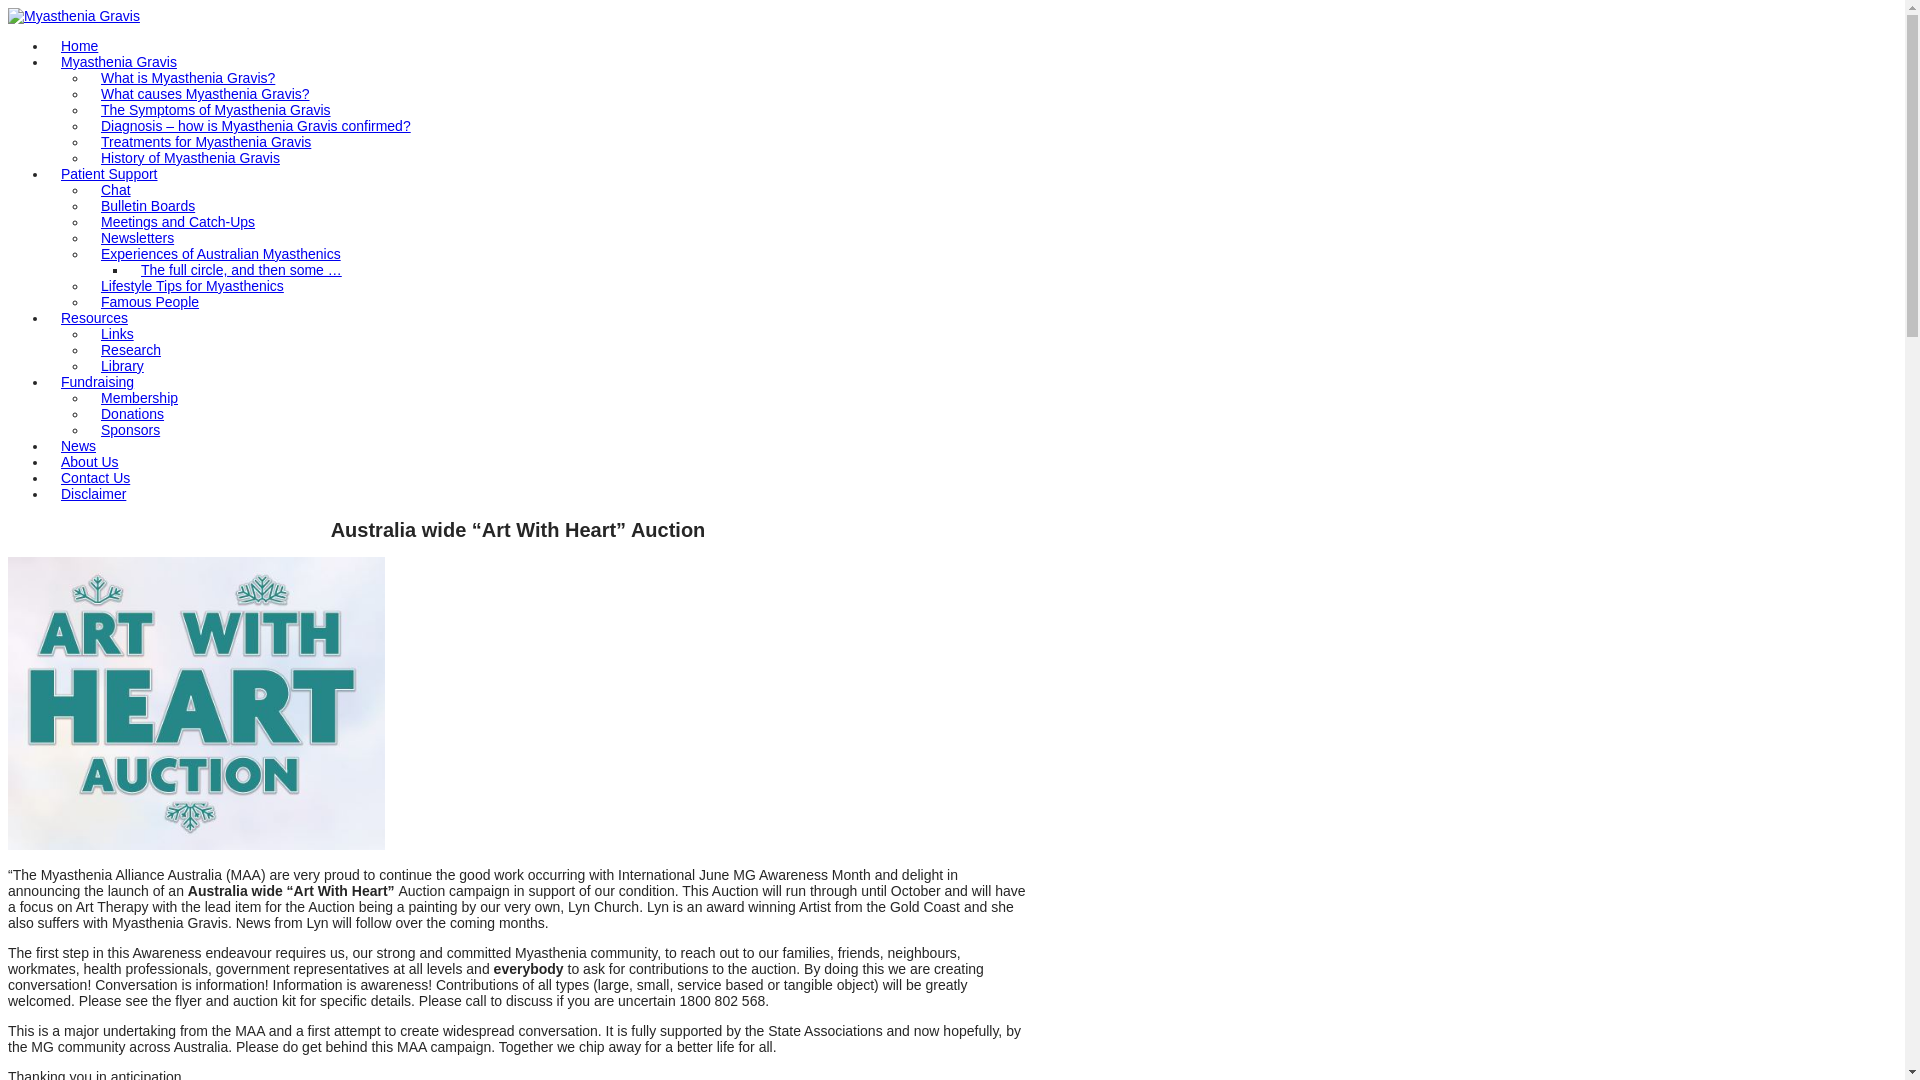 The width and height of the screenshot is (1920, 1080). Describe the element at coordinates (86, 222) in the screenshot. I see `'Meetings and Catch-Ups'` at that location.